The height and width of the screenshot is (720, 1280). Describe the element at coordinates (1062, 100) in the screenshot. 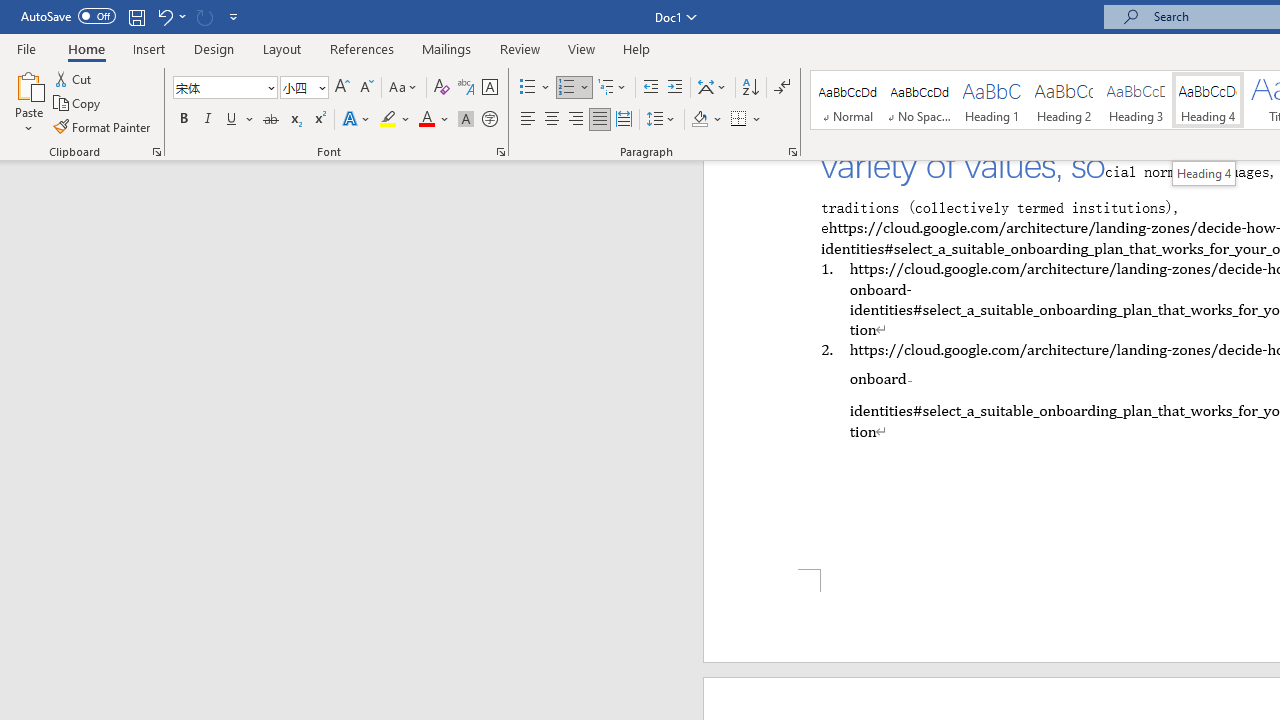

I see `'Heading 2'` at that location.